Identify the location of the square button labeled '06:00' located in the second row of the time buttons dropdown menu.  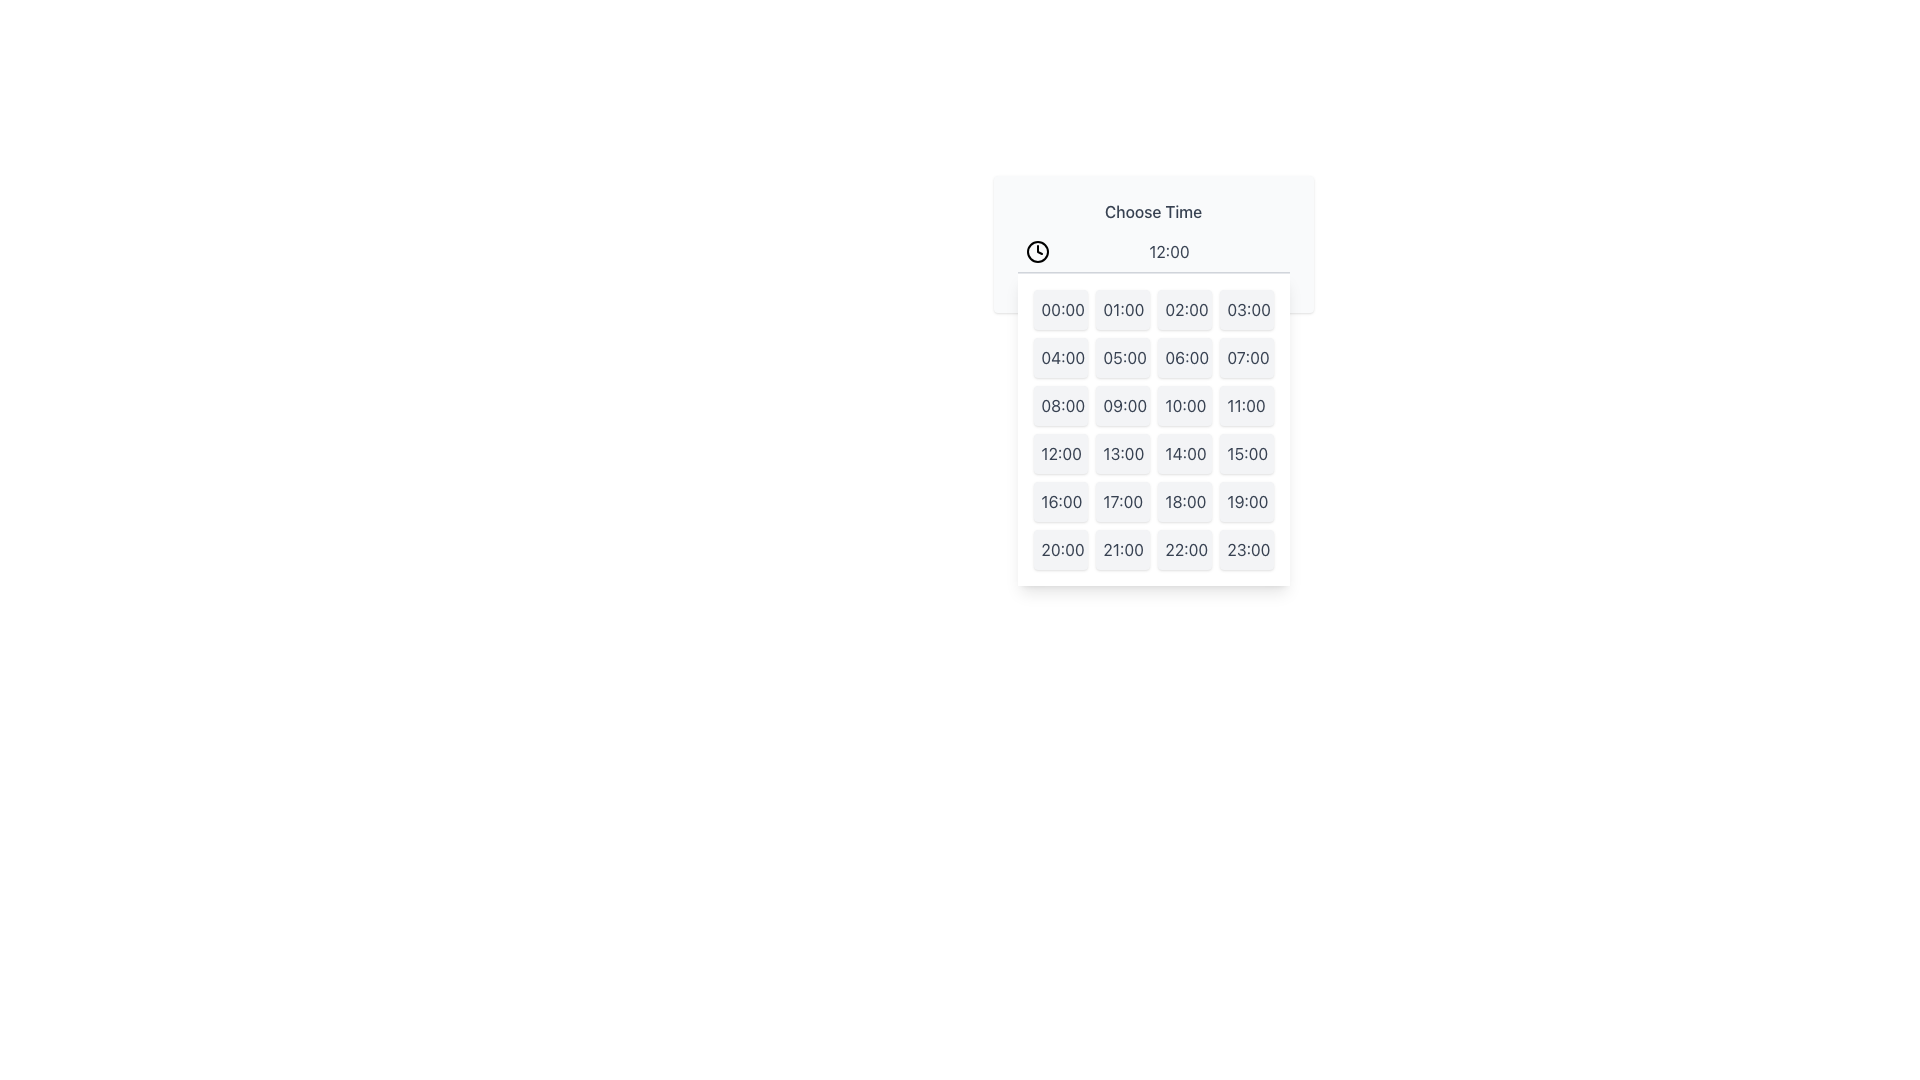
(1184, 357).